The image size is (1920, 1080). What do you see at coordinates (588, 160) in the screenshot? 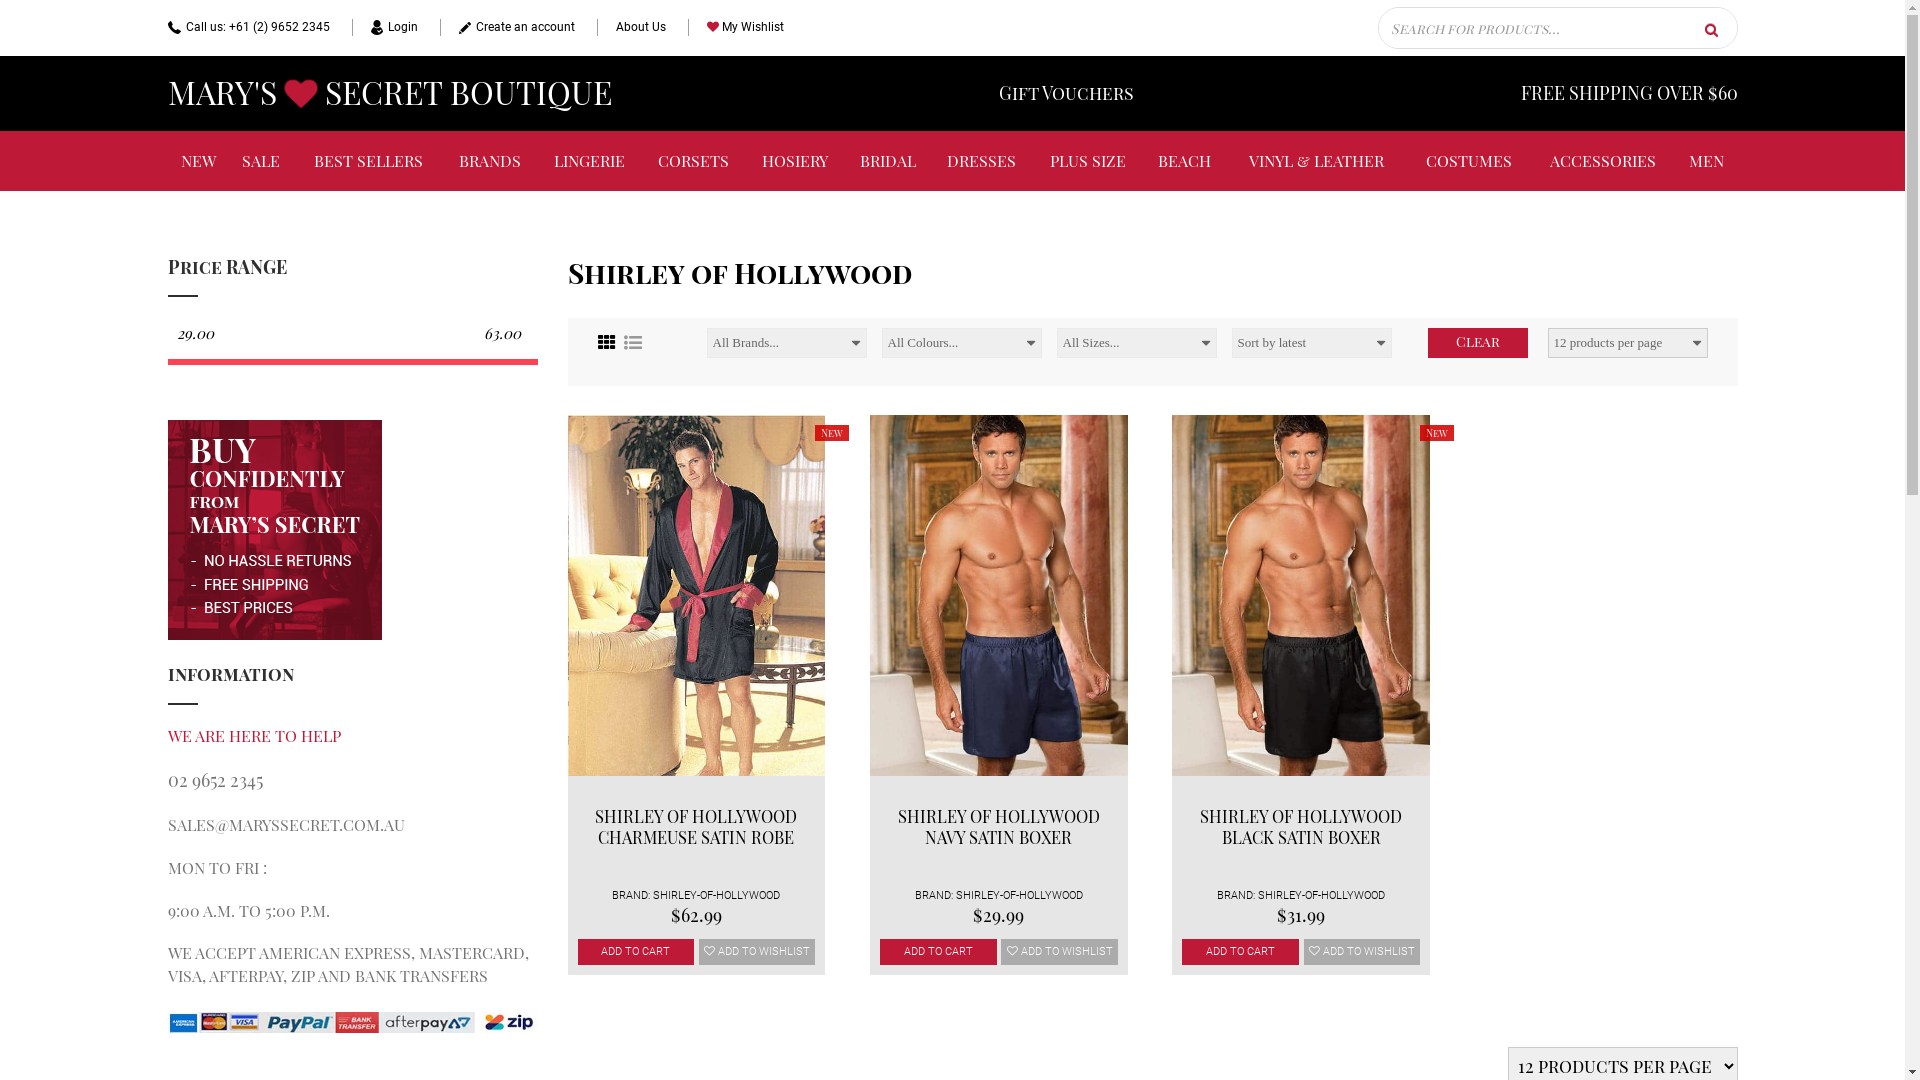
I see `'LINGERIE'` at bounding box center [588, 160].